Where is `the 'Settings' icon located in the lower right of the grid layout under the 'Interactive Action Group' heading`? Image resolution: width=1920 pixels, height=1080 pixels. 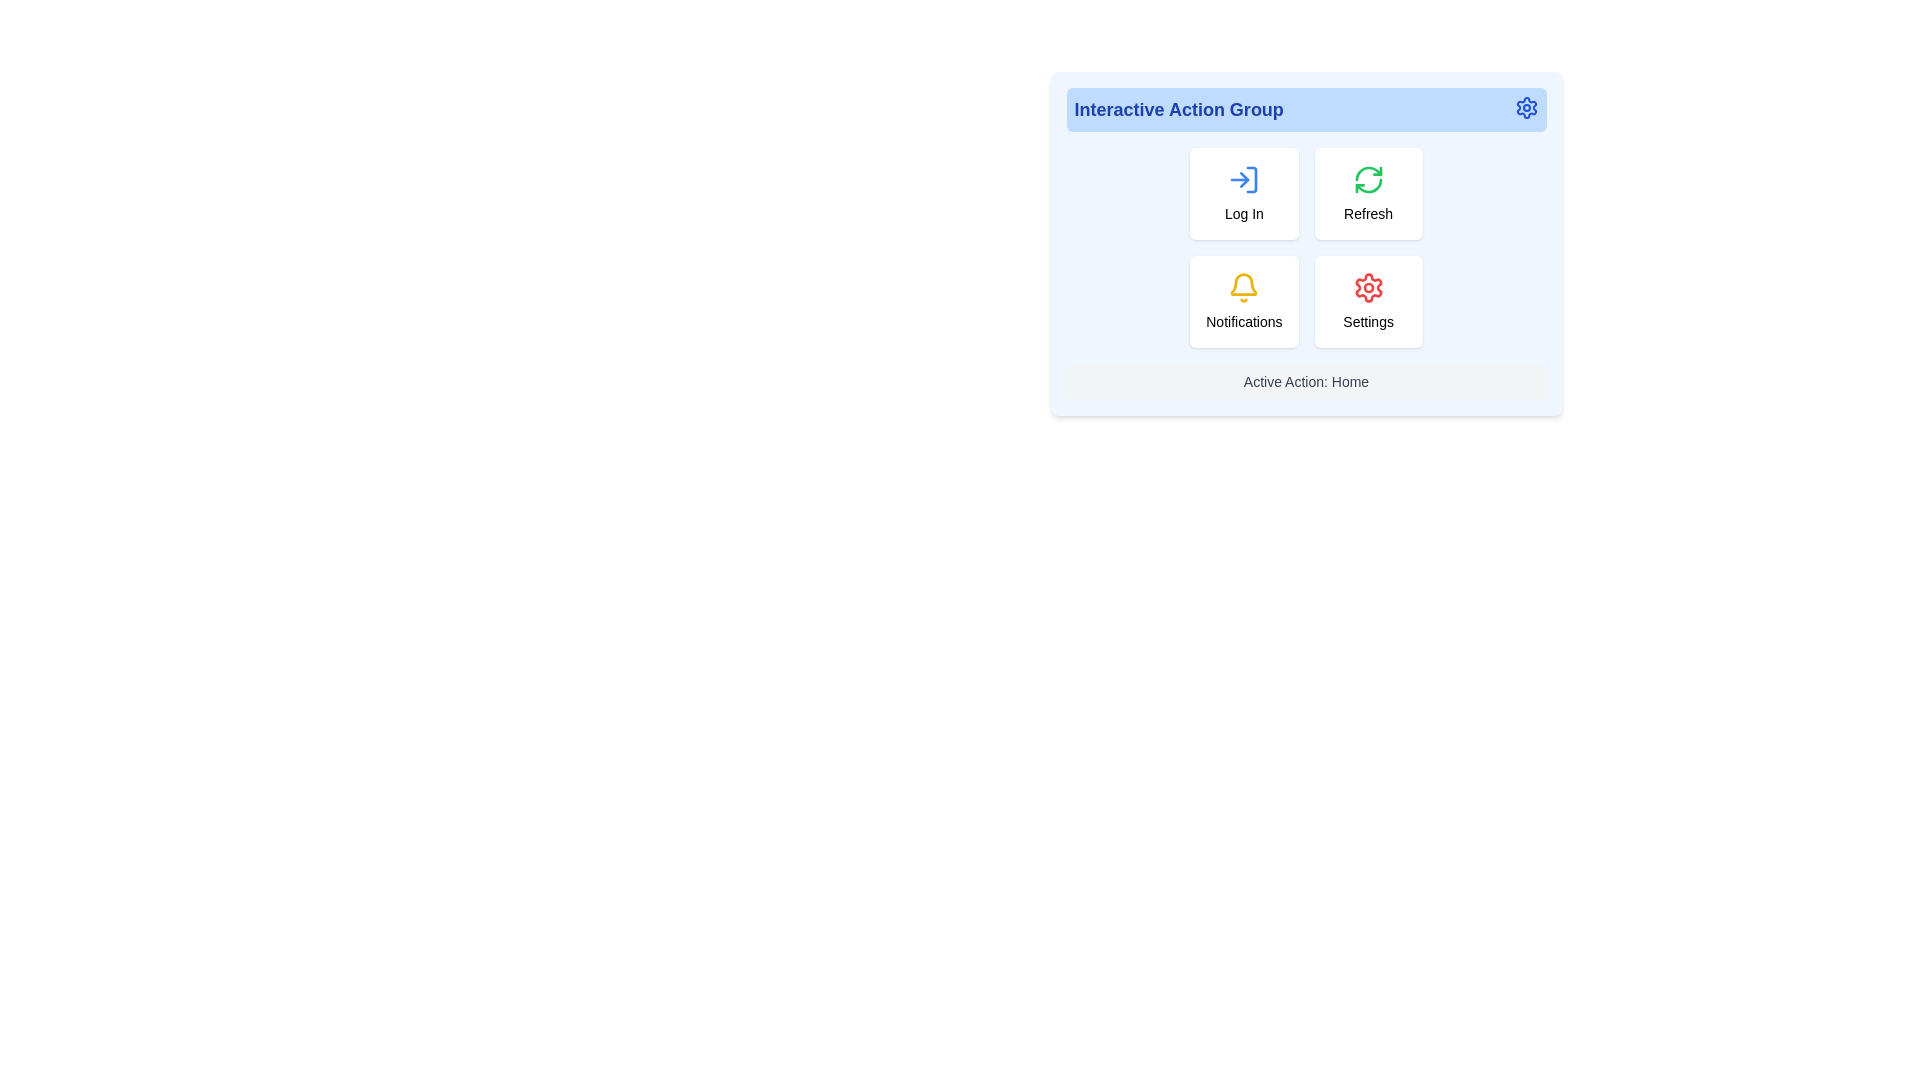
the 'Settings' icon located in the lower right of the grid layout under the 'Interactive Action Group' heading is located at coordinates (1367, 288).